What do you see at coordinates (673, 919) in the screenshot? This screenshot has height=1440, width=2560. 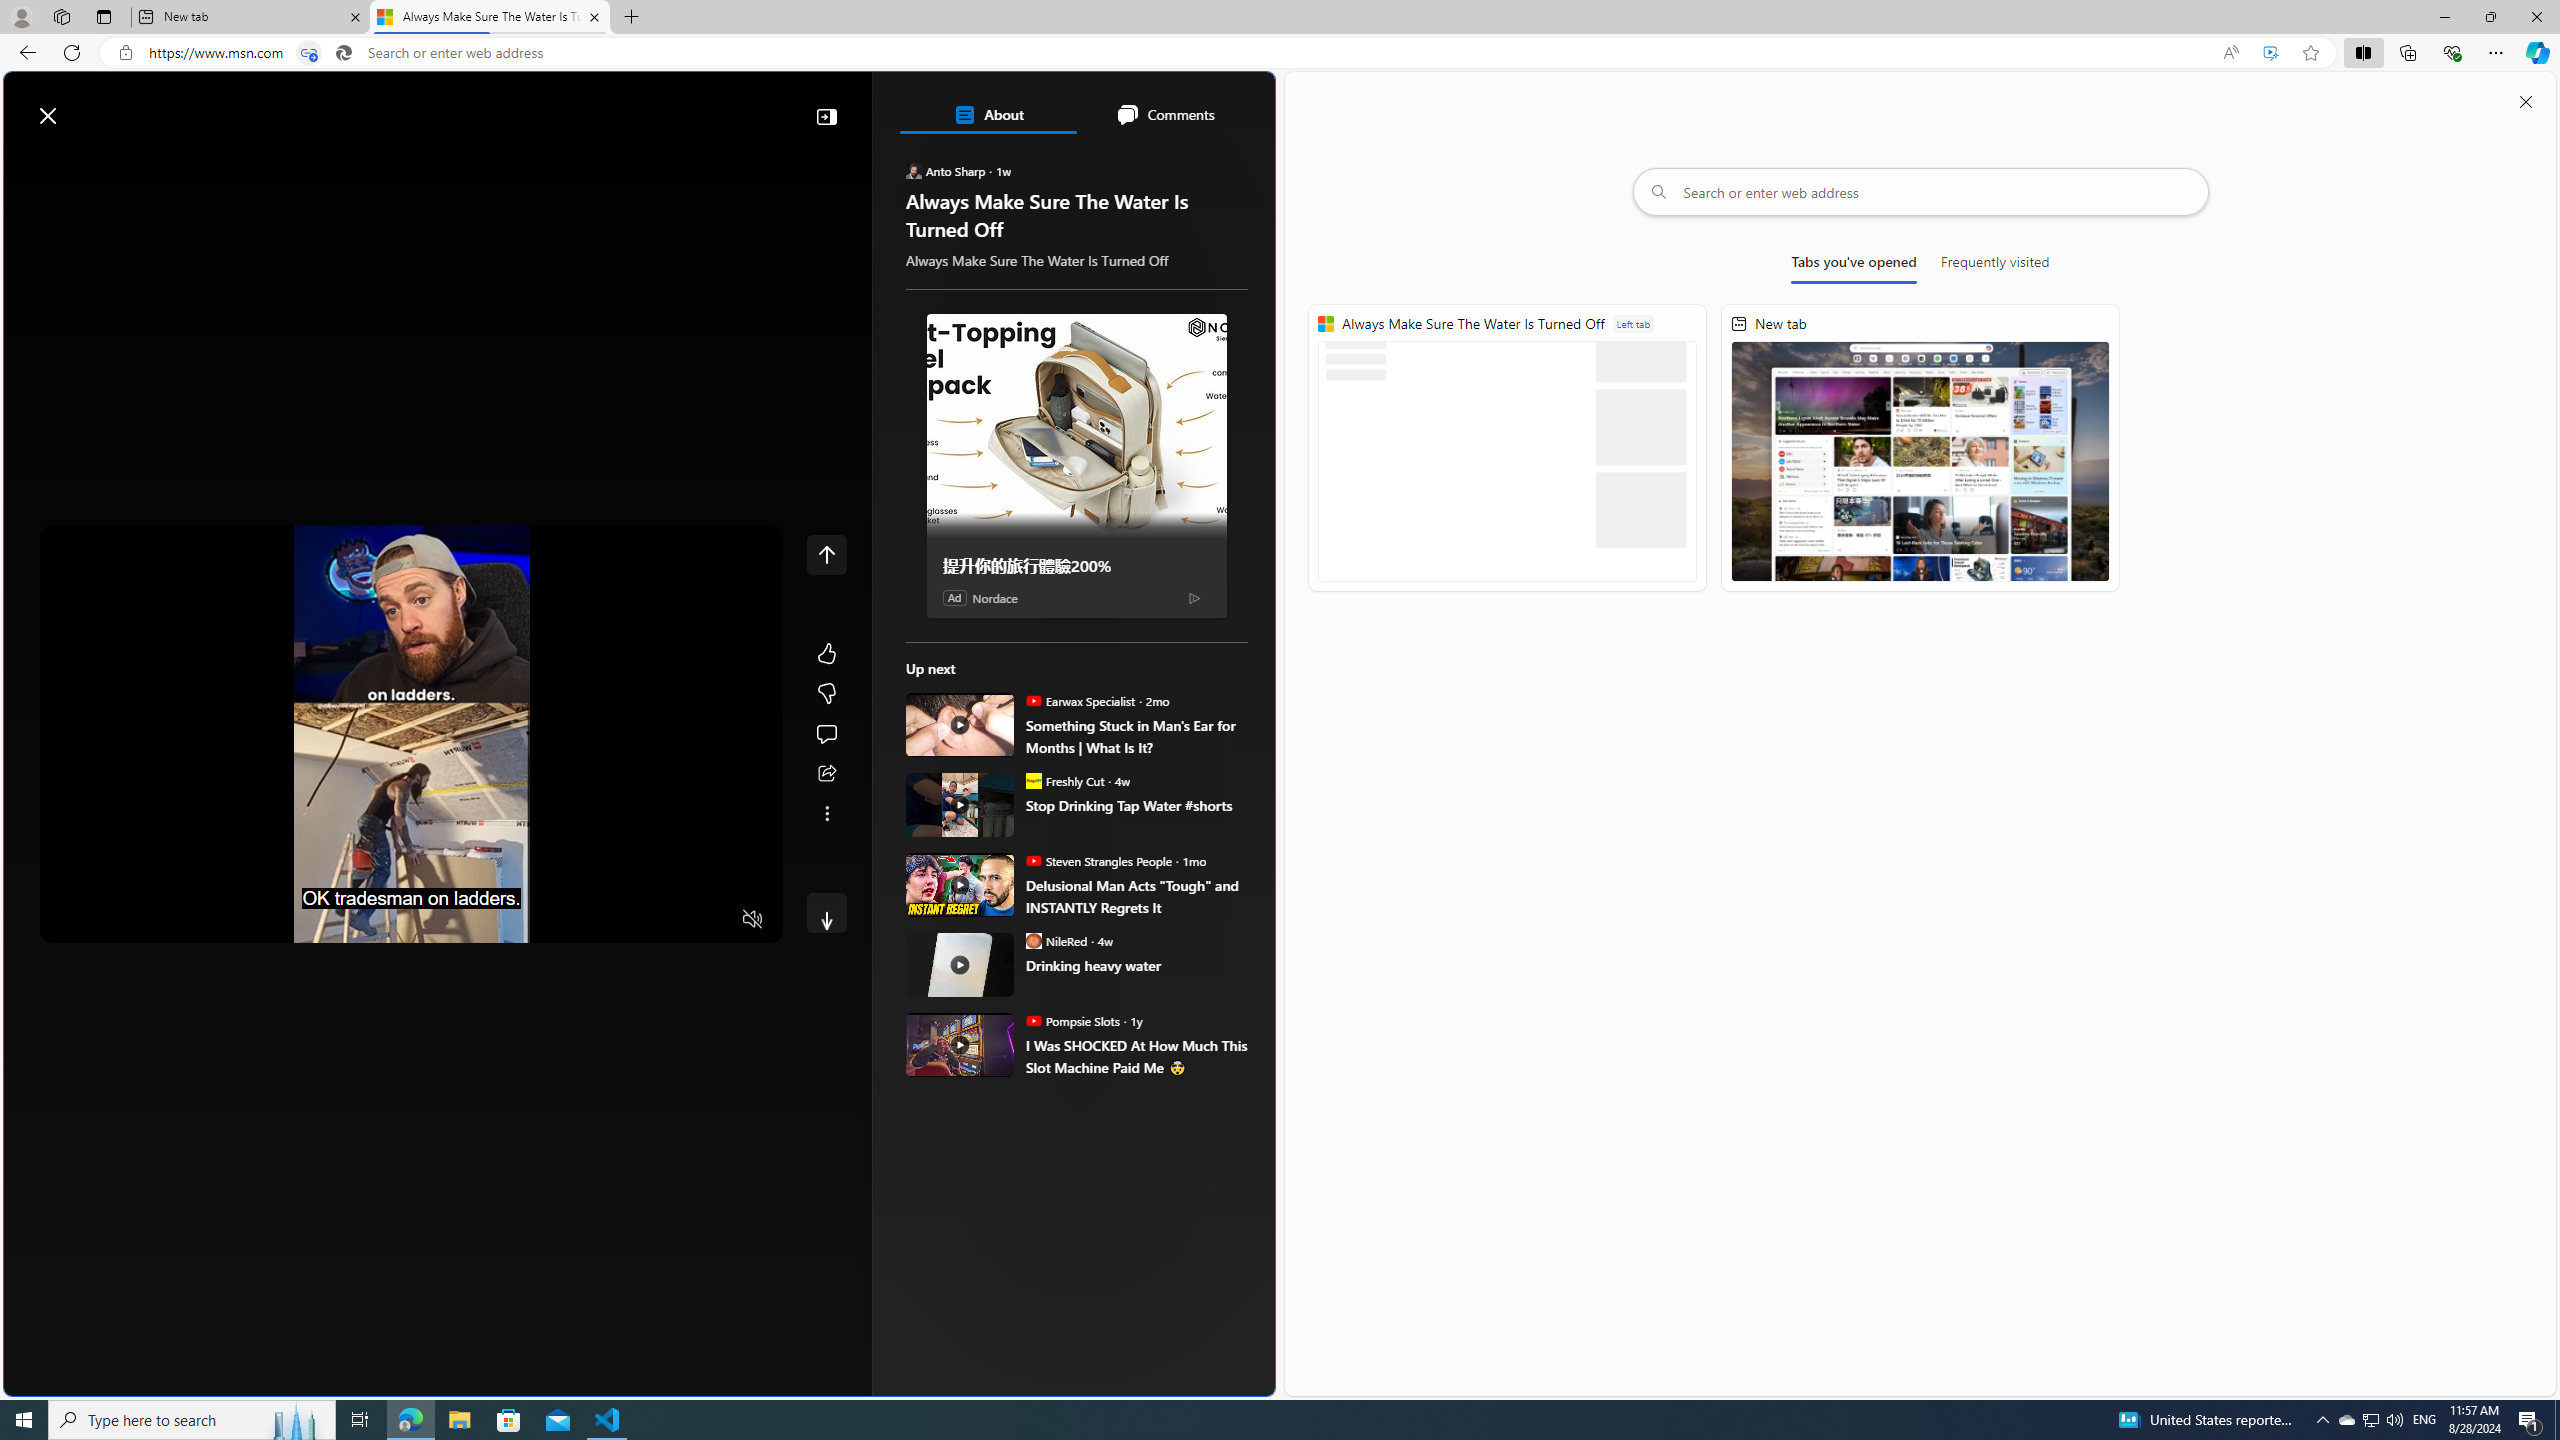 I see `'Captions'` at bounding box center [673, 919].